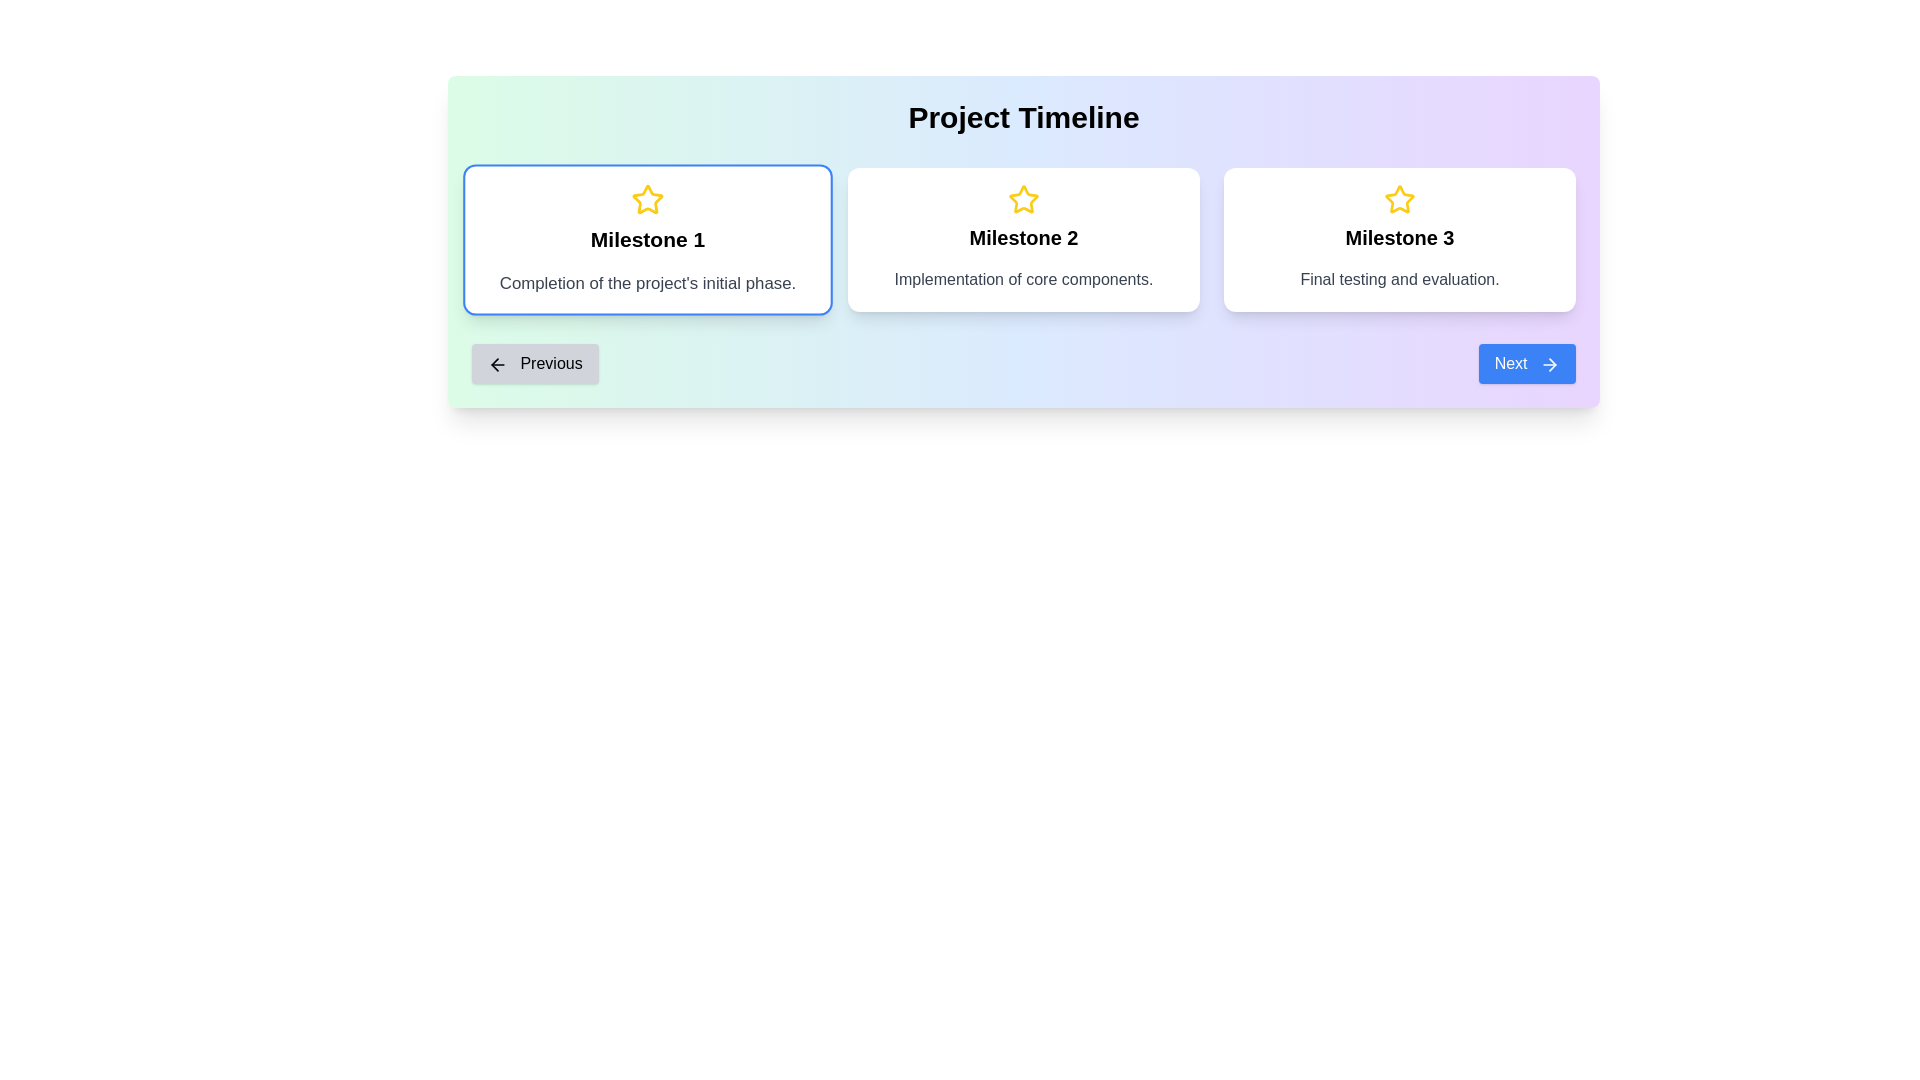 The width and height of the screenshot is (1920, 1080). Describe the element at coordinates (1399, 200) in the screenshot. I see `the bright yellow star icon with a hollow center located at the top center of the 'Milestone 3' card for visual feedback` at that location.